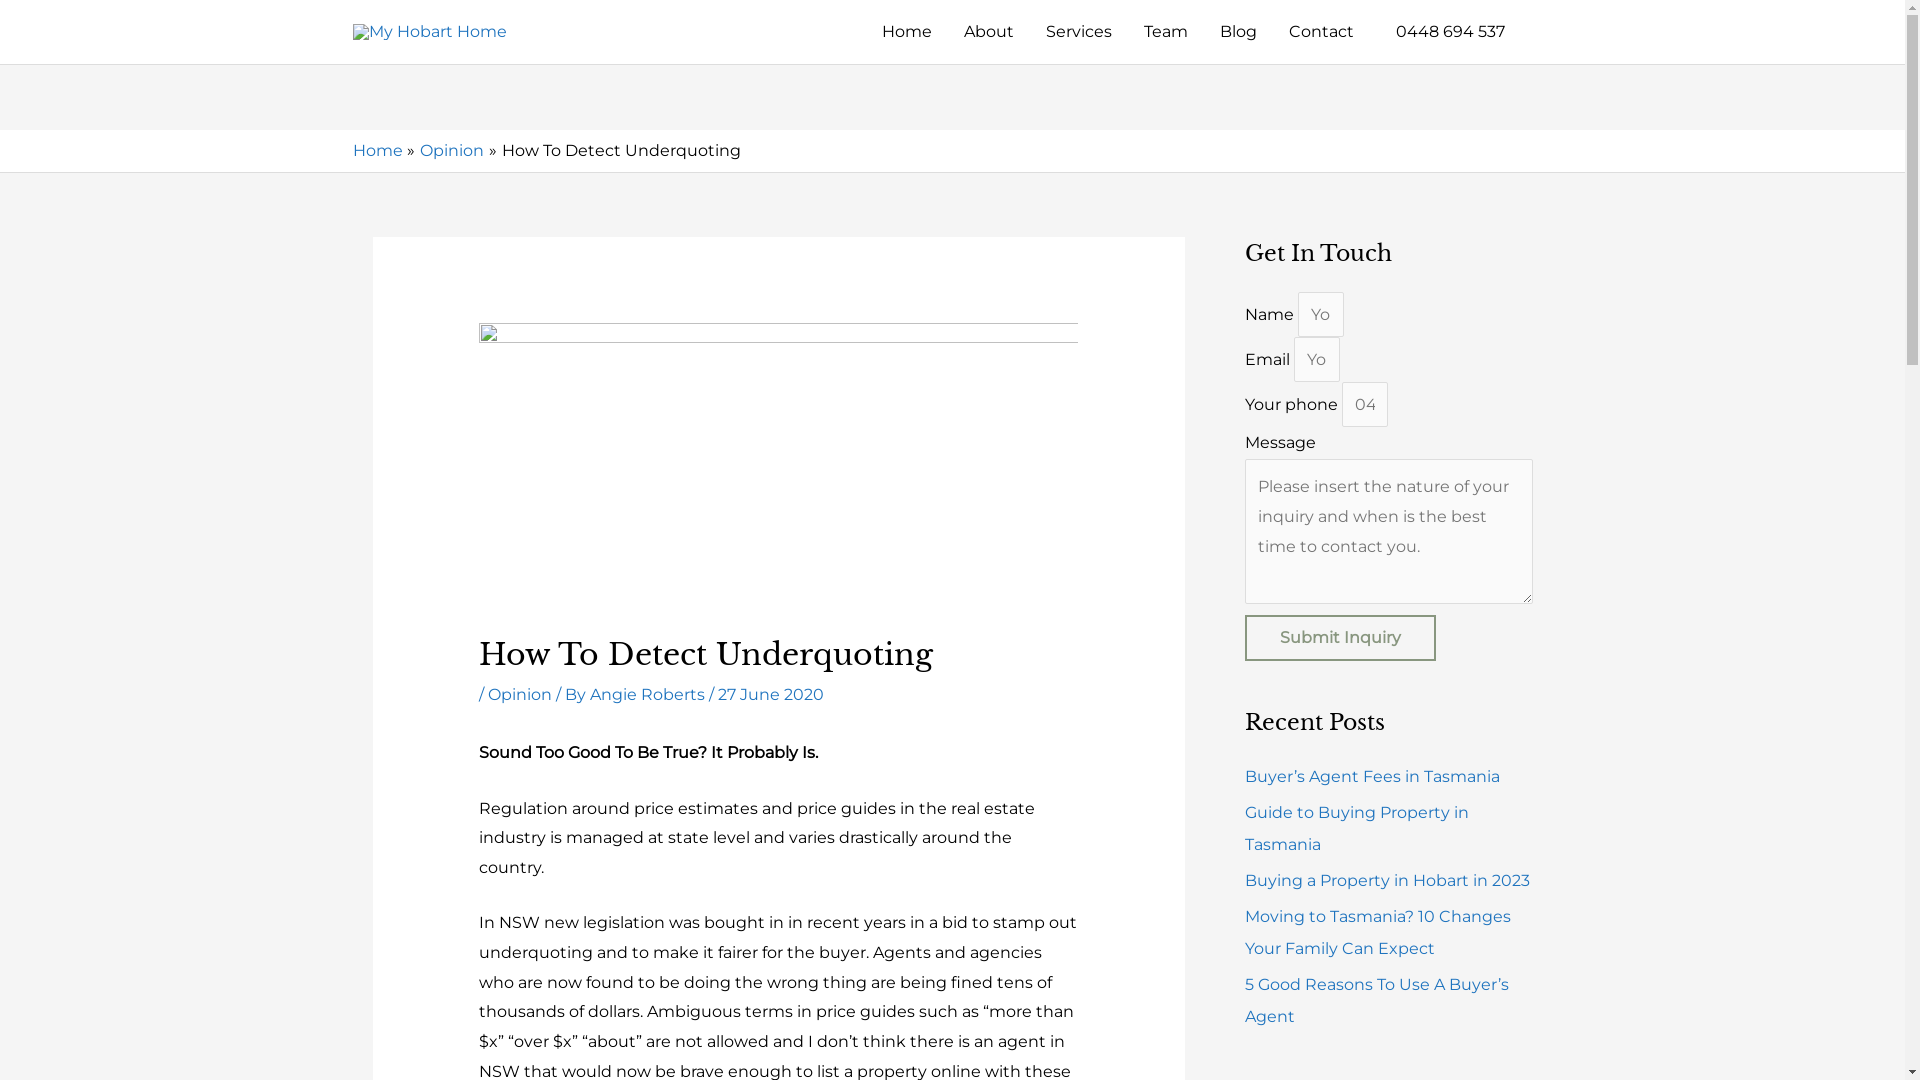 The image size is (1920, 1080). I want to click on 'Guide to Buying Property in Tasmania', so click(1356, 828).